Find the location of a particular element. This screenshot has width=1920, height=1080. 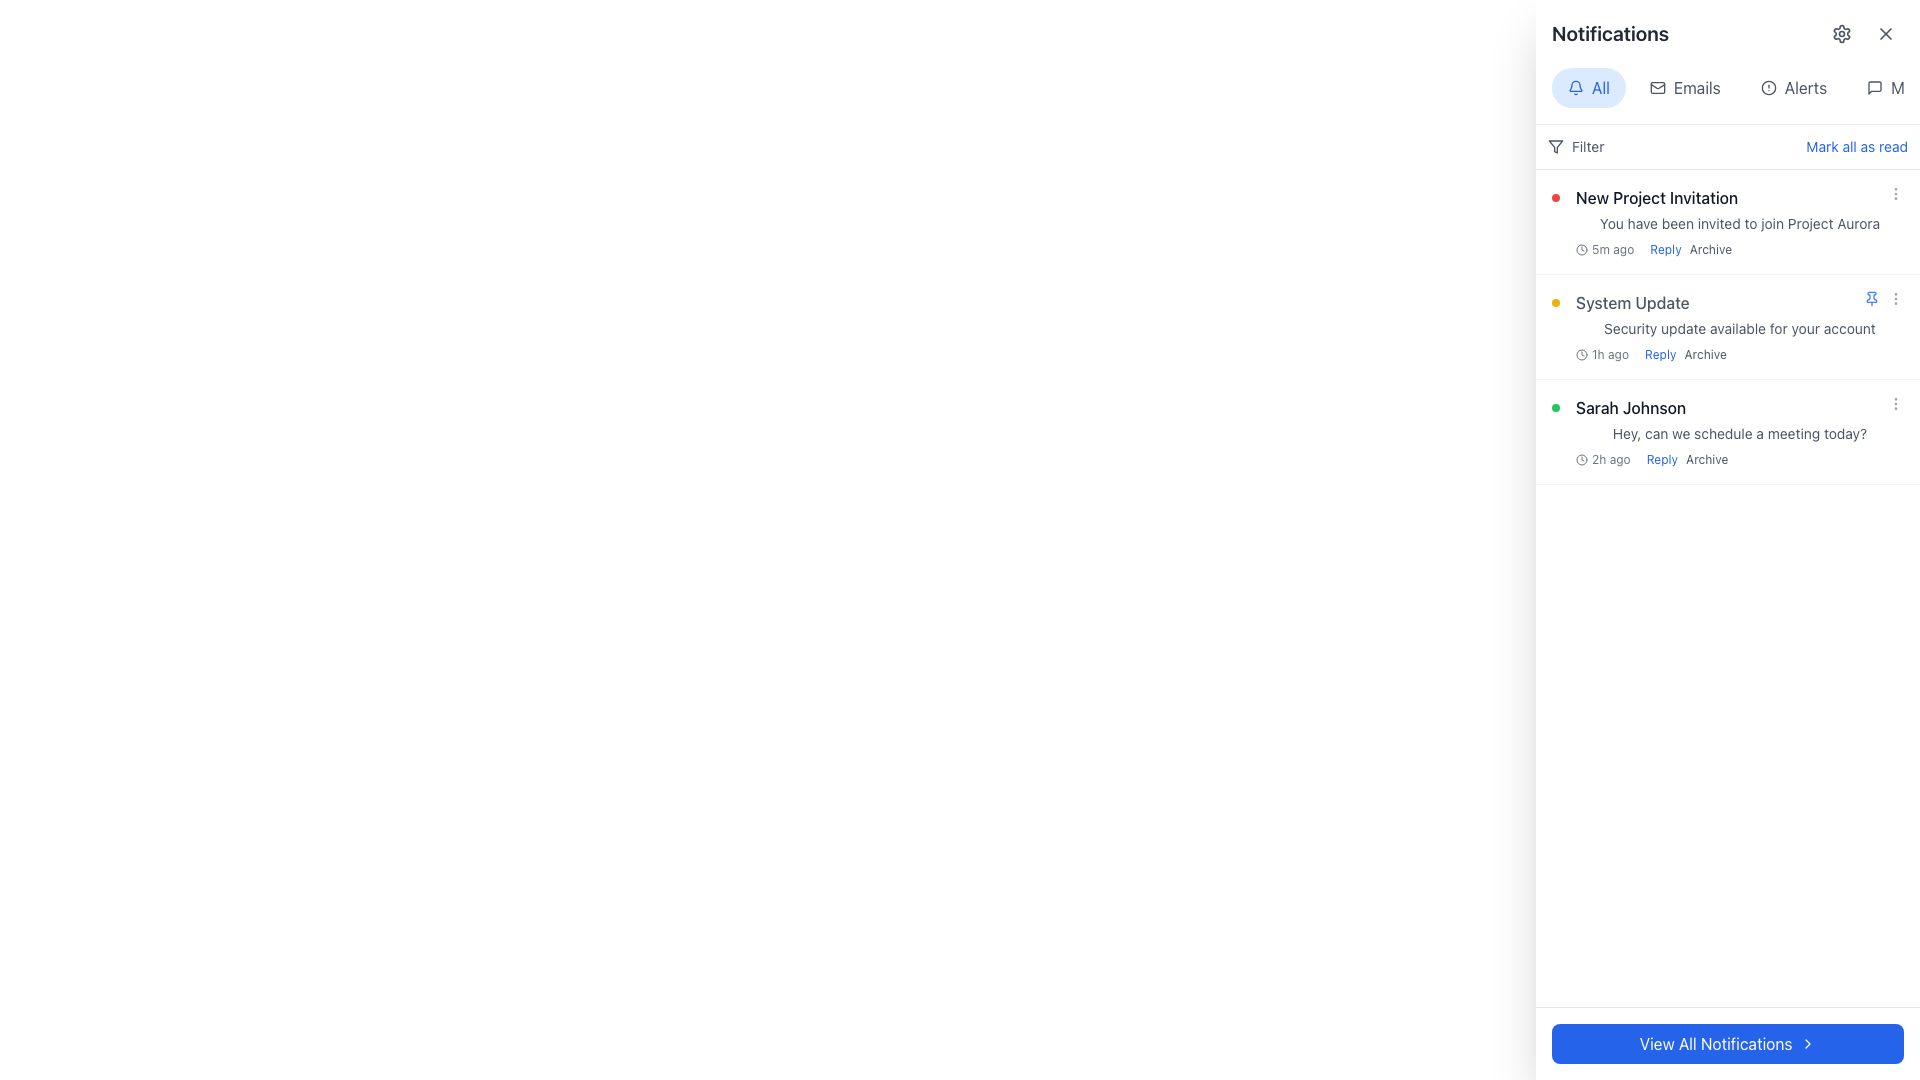

the filter icon button, which is an SVG icon with a triangular funnel shape located near the left side of the header row, positioned to the left of the 'Filter' text is located at coordinates (1554, 145).